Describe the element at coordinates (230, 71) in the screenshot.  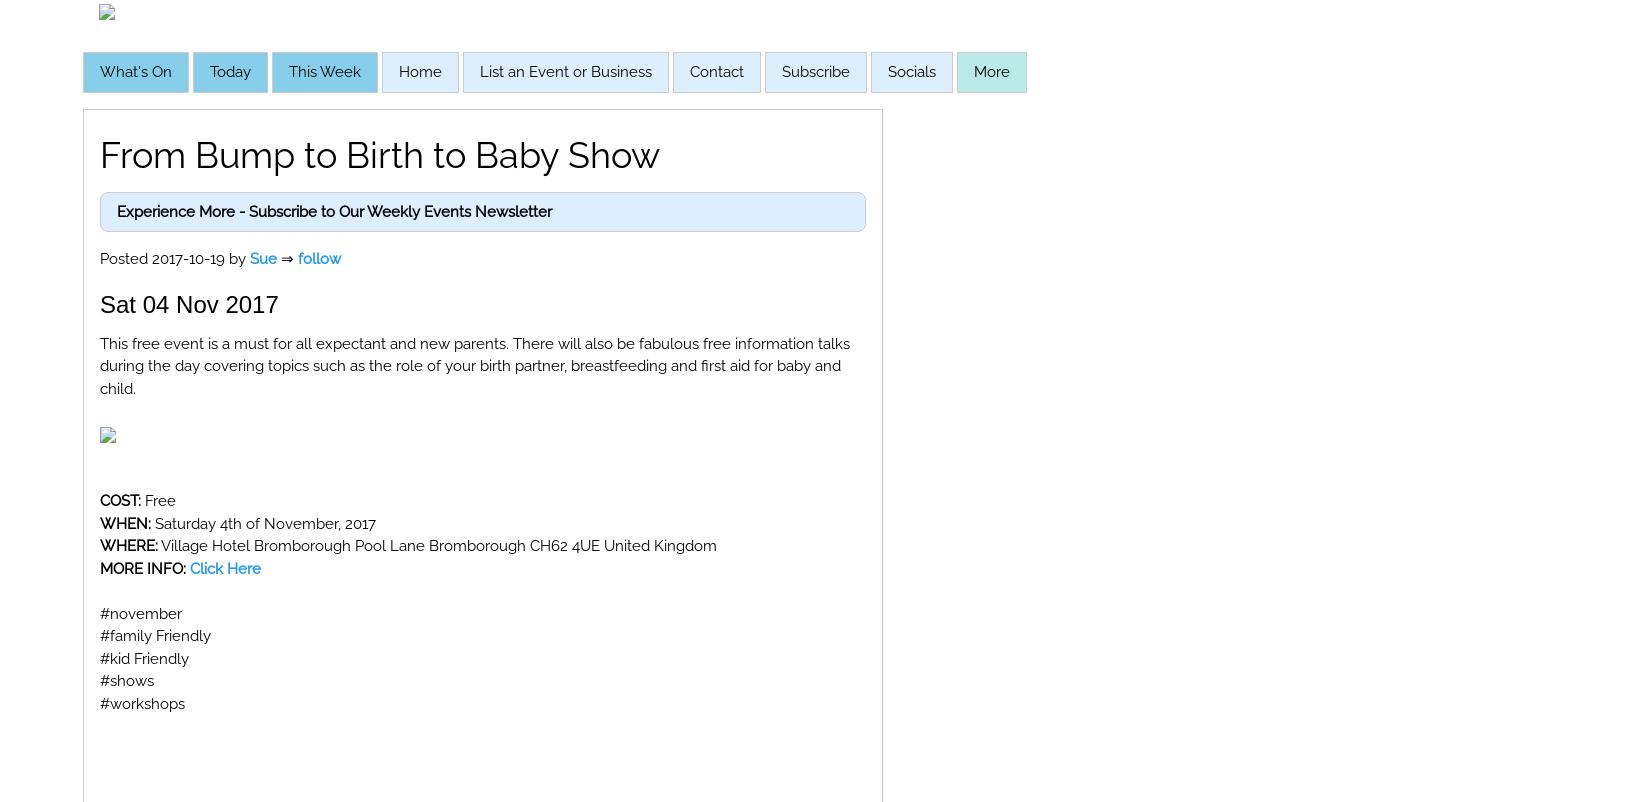
I see `'Today'` at that location.